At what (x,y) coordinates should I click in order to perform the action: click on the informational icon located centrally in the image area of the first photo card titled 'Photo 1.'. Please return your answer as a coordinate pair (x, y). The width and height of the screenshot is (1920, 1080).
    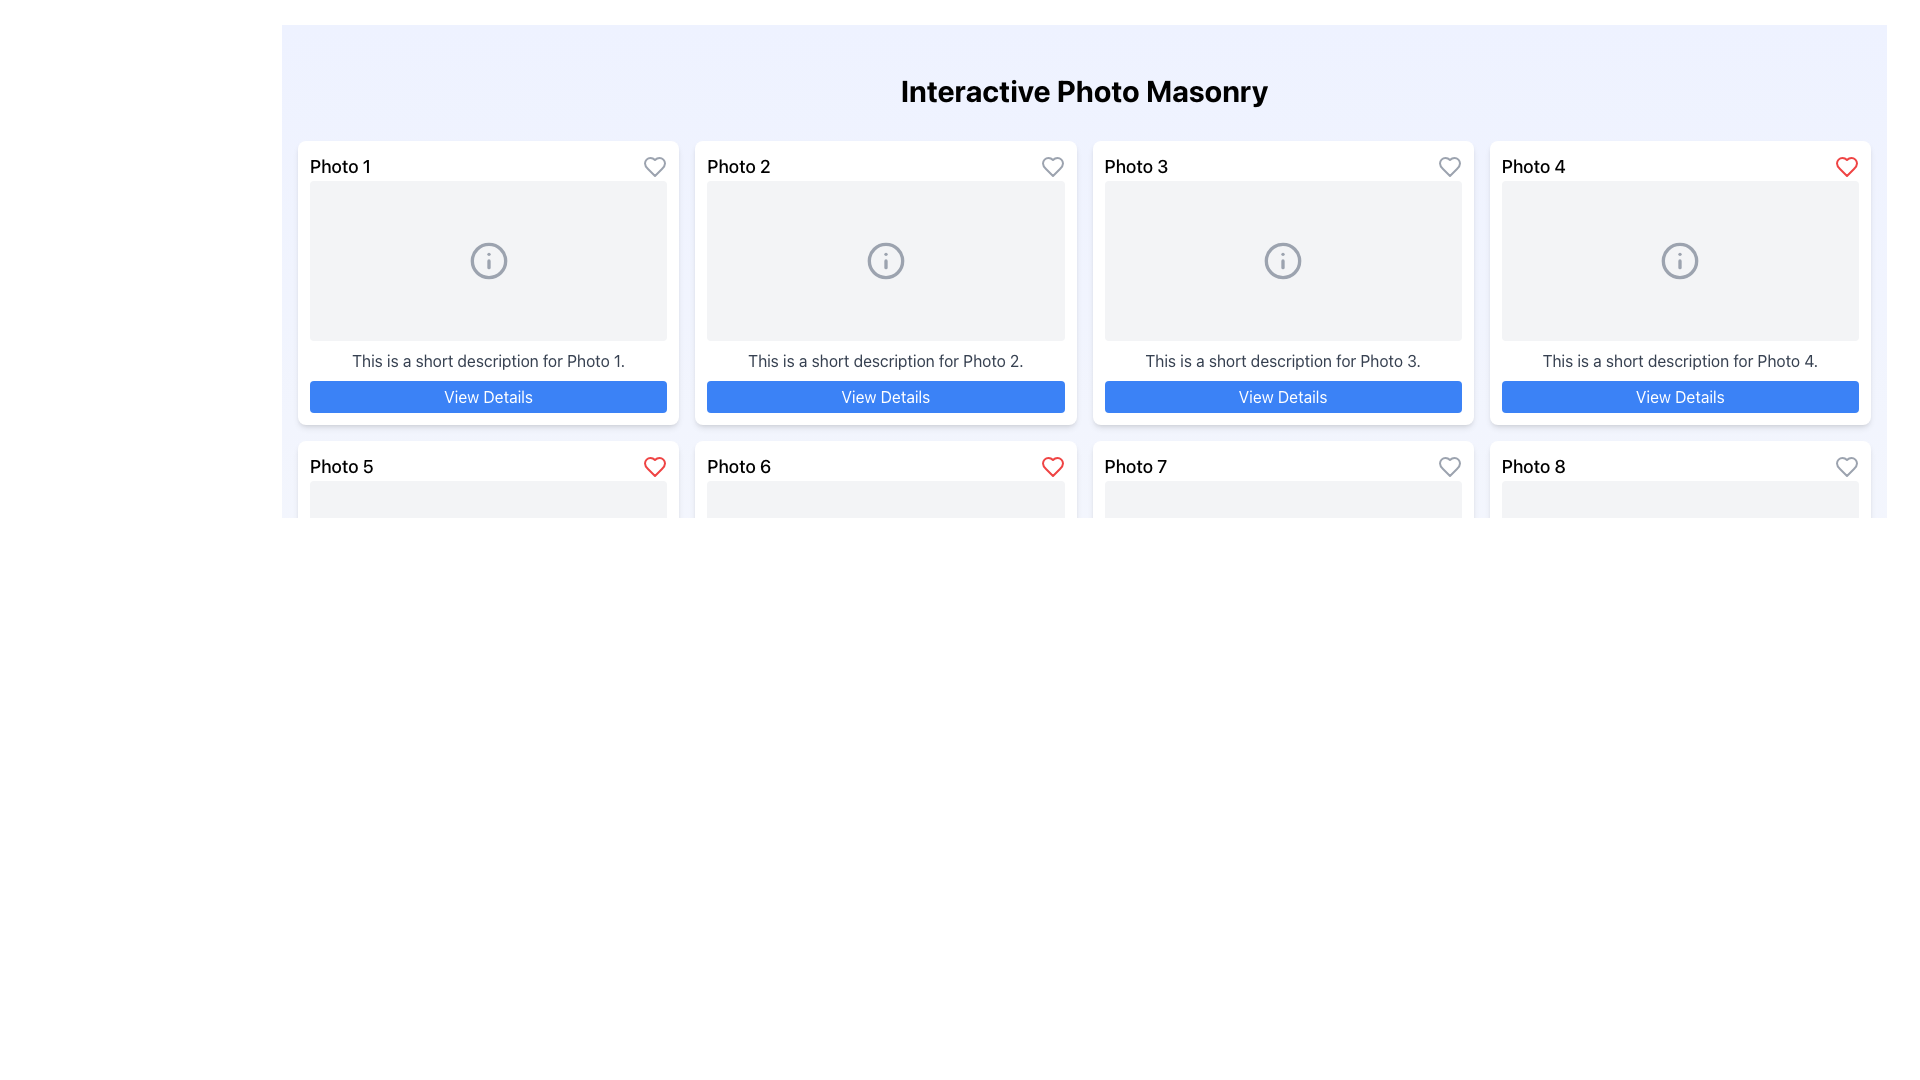
    Looking at the image, I should click on (488, 260).